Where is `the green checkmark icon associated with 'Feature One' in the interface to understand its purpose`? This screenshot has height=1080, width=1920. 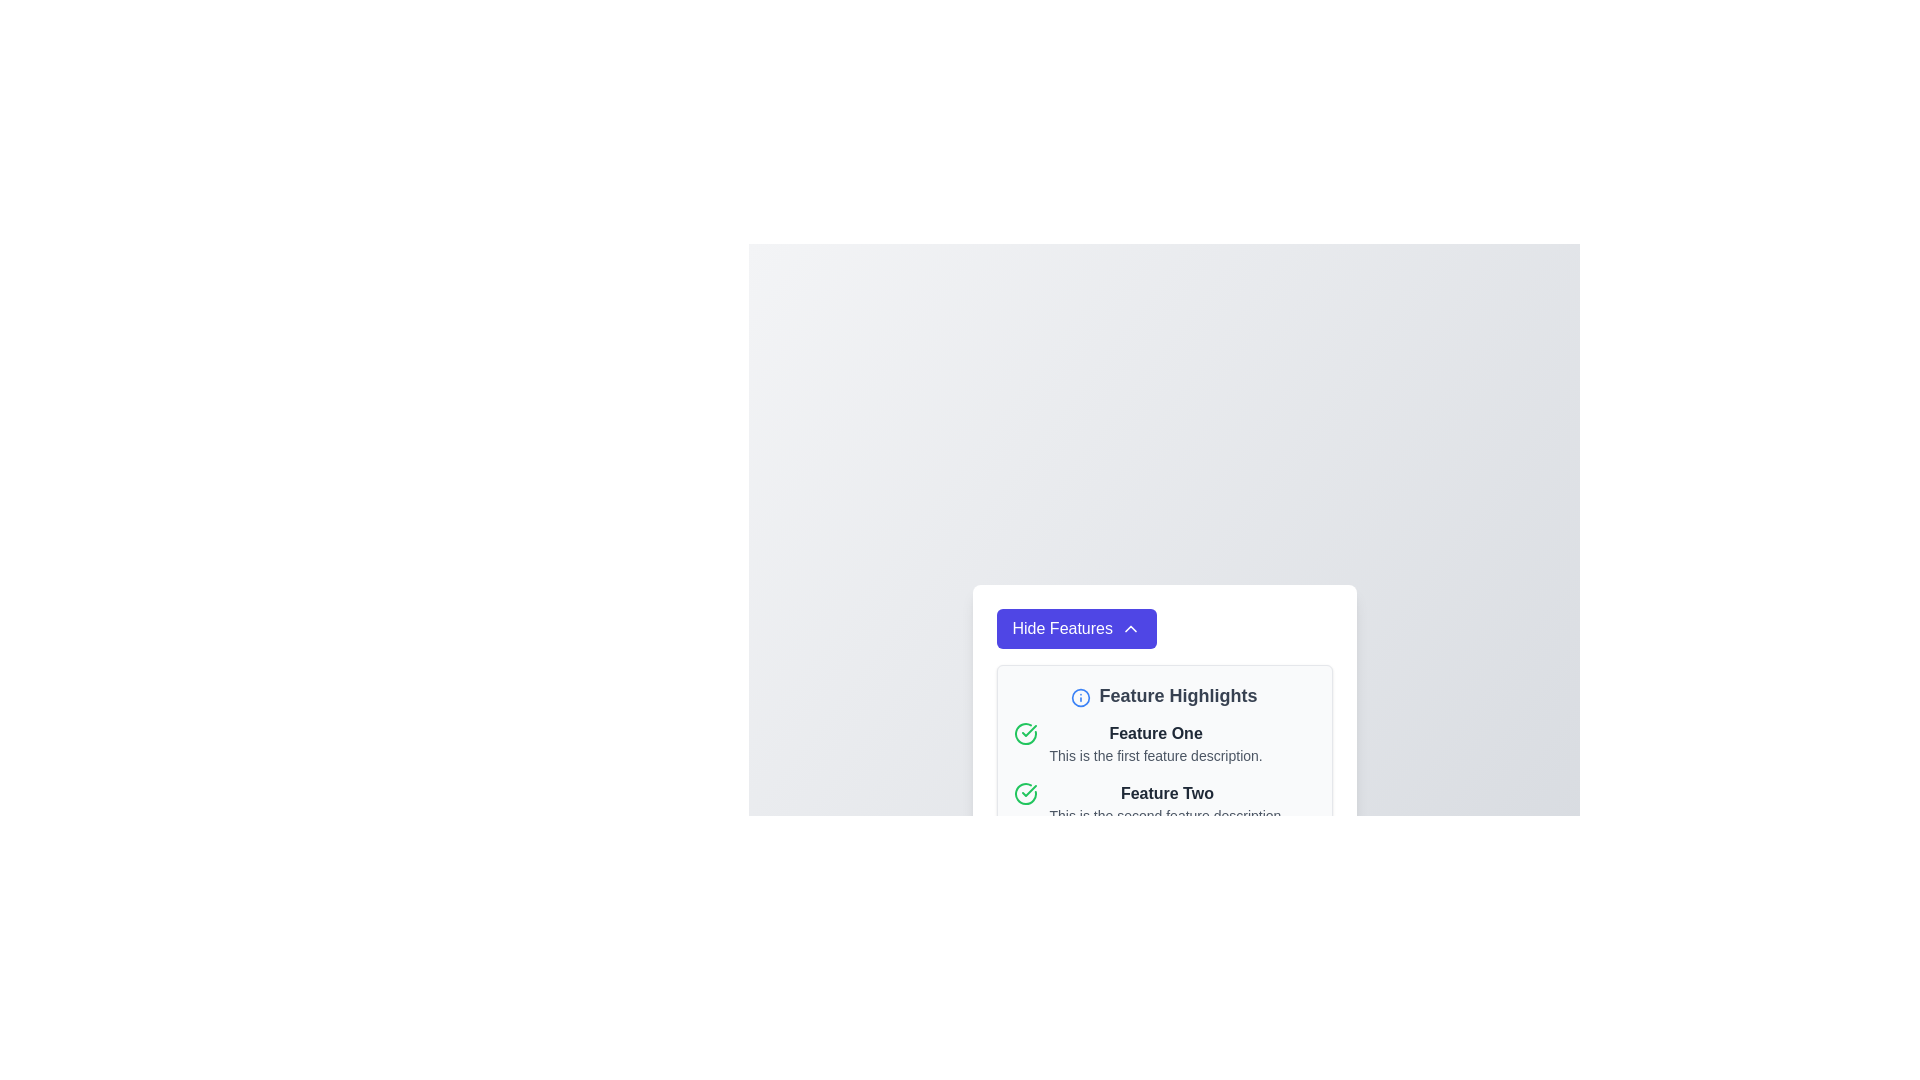
the green checkmark icon associated with 'Feature One' in the interface to understand its purpose is located at coordinates (1028, 789).